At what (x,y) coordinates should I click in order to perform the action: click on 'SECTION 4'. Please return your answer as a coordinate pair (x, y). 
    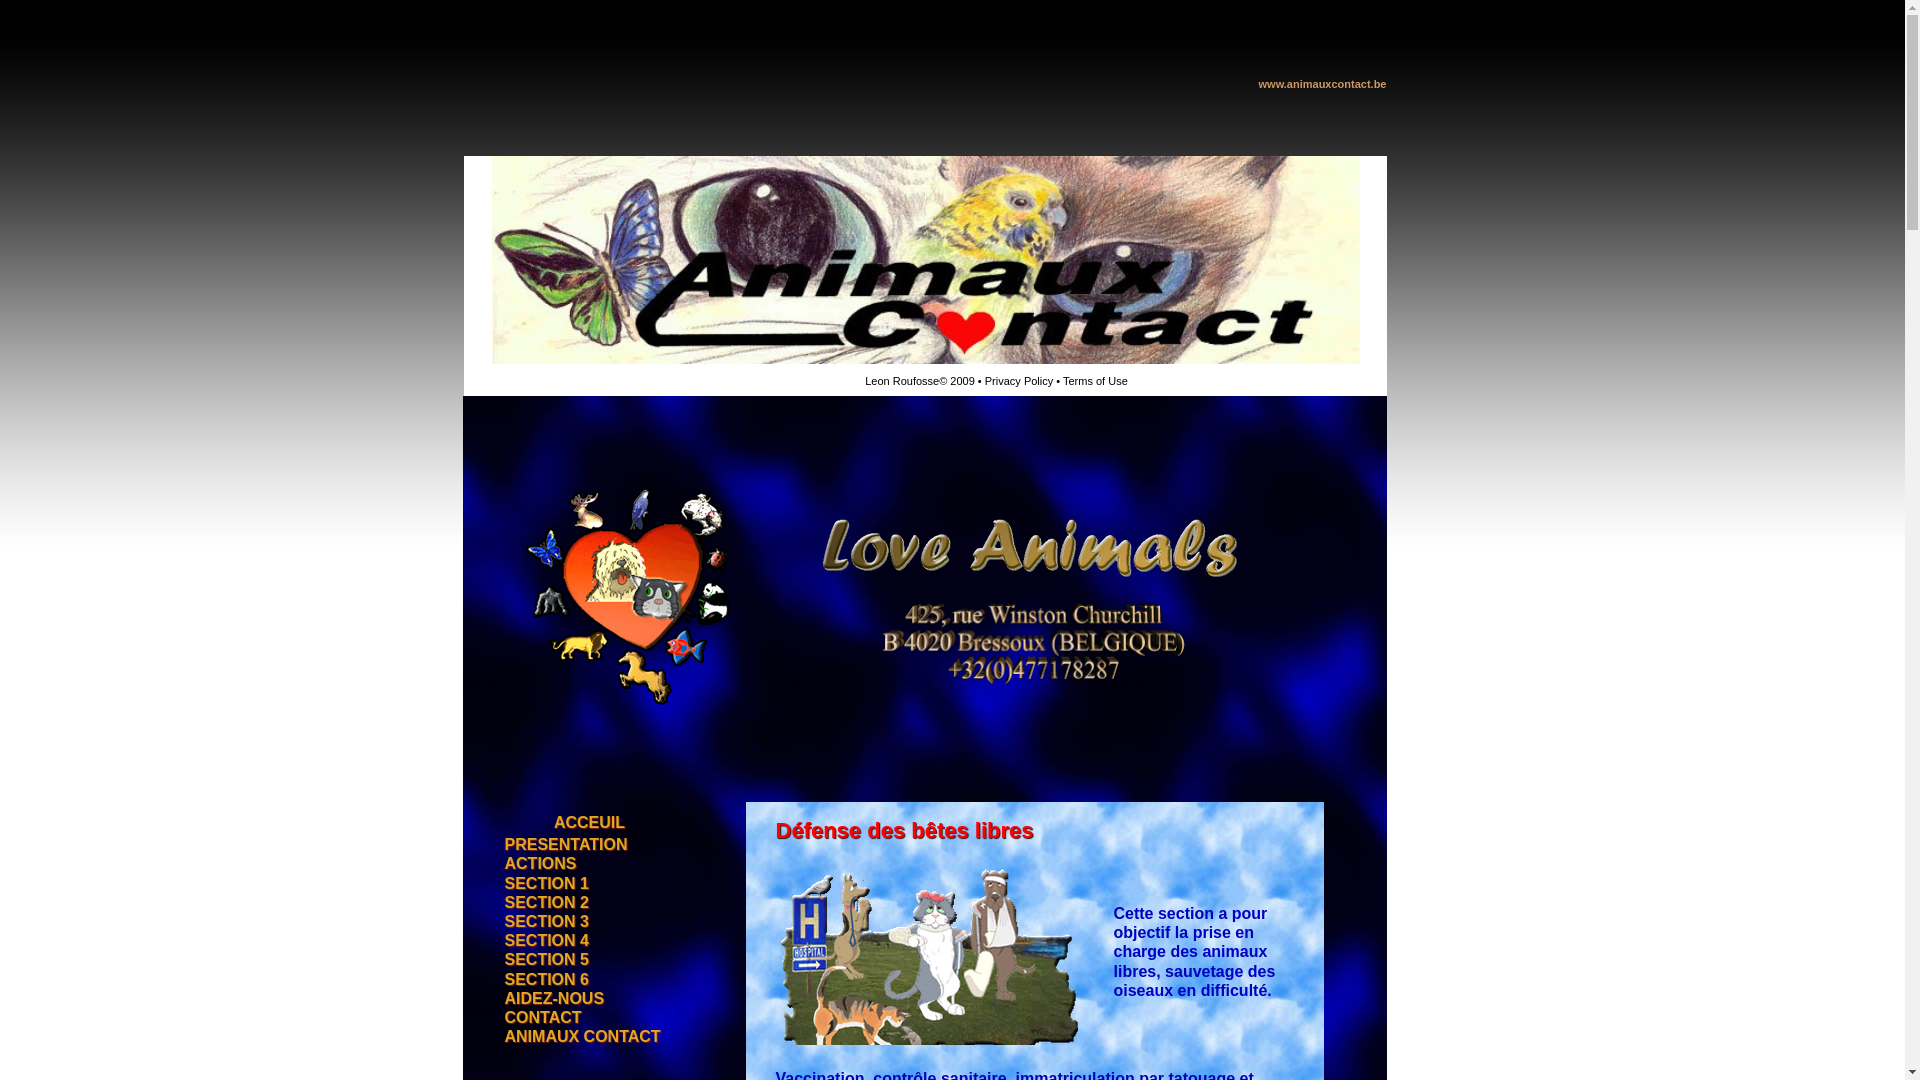
    Looking at the image, I should click on (546, 941).